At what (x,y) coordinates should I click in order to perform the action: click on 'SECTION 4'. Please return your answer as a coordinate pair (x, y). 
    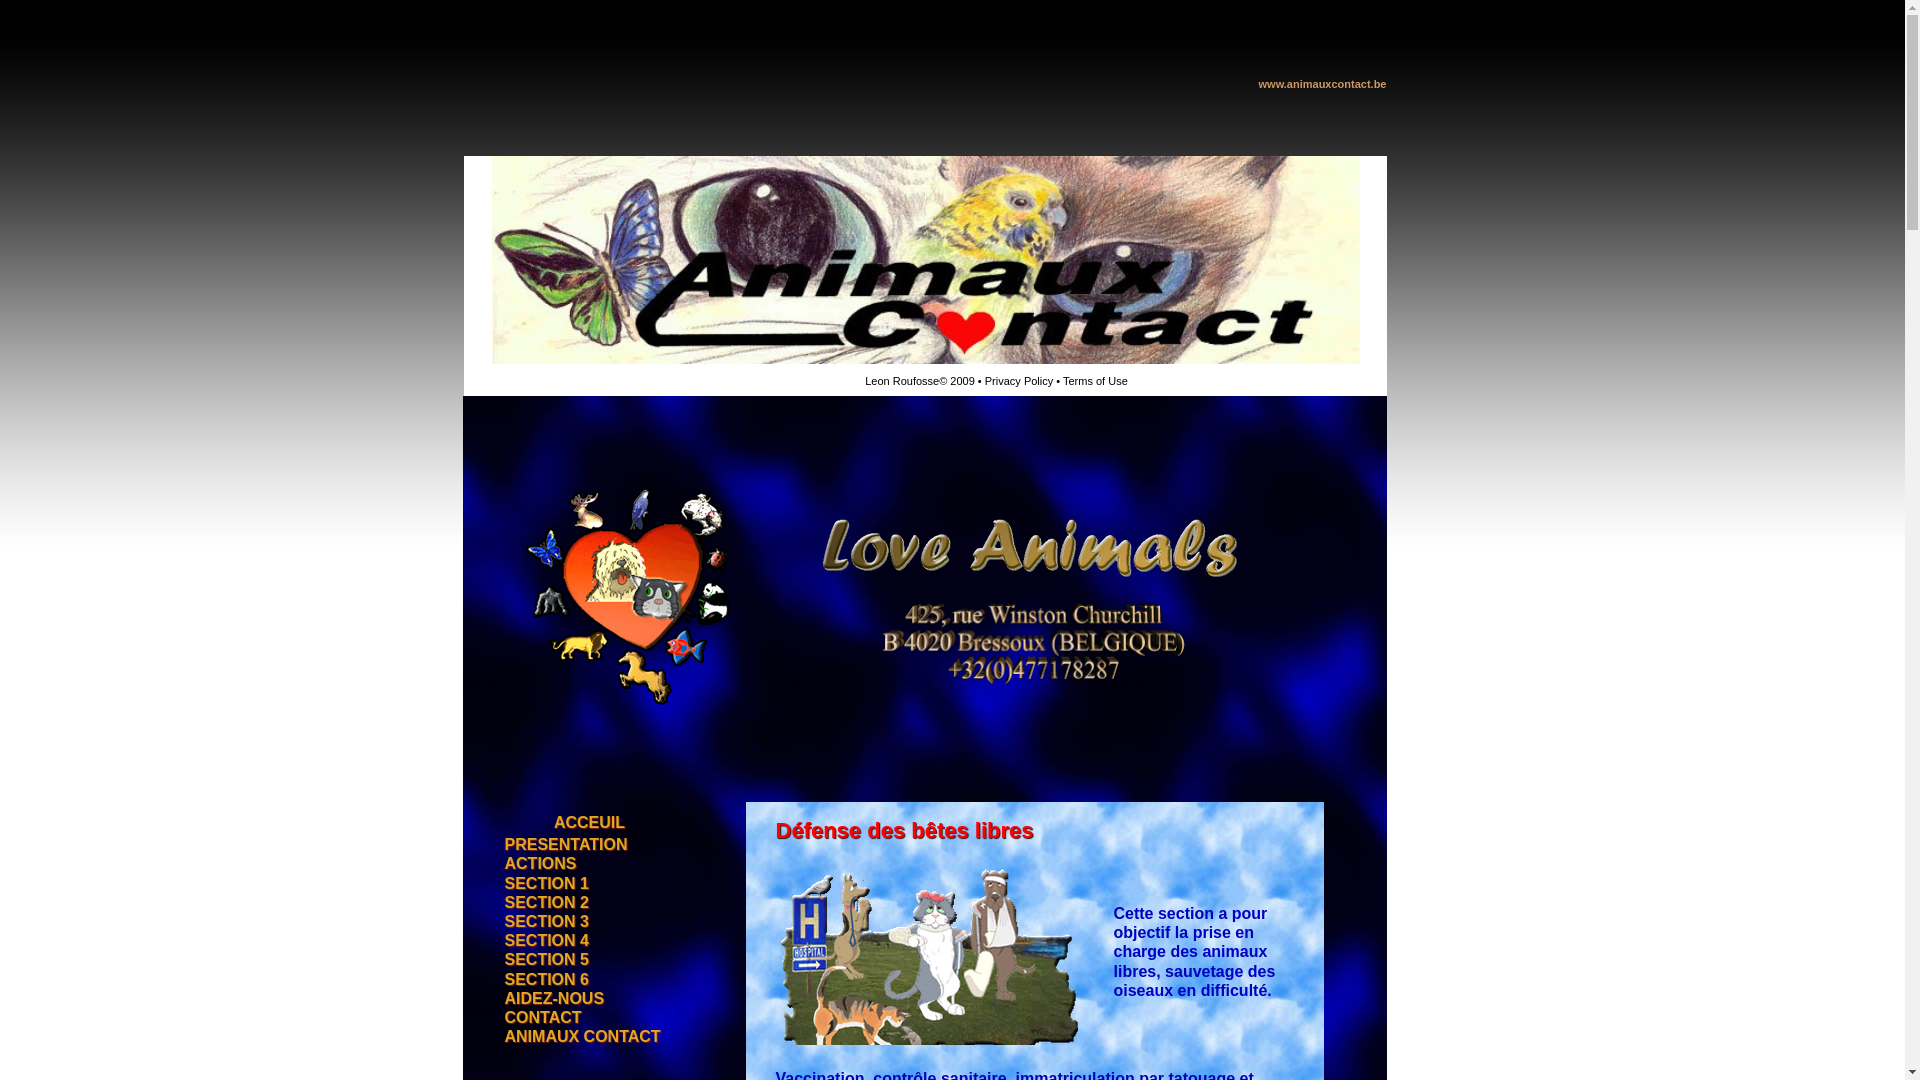
    Looking at the image, I should click on (546, 941).